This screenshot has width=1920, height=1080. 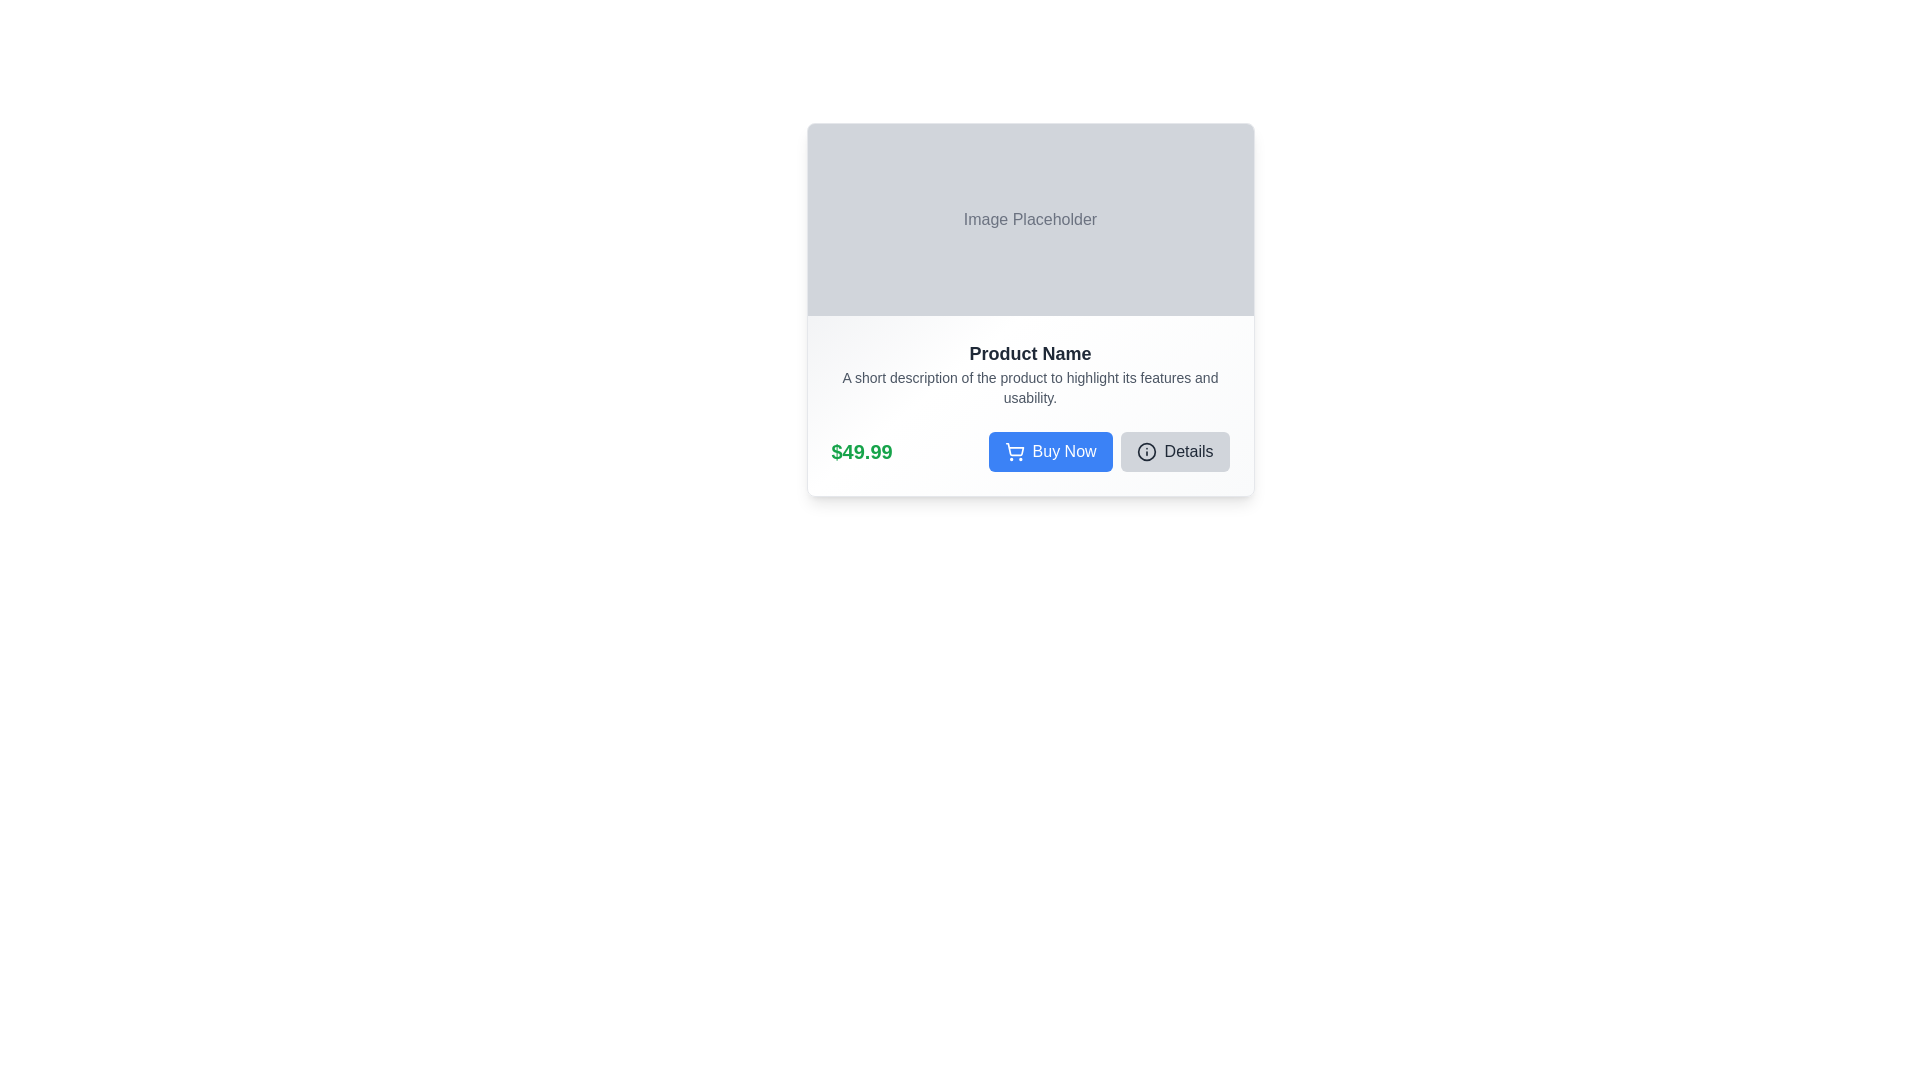 I want to click on the rounded rectangular button labeled 'Details' with a gray background, so click(x=1175, y=451).